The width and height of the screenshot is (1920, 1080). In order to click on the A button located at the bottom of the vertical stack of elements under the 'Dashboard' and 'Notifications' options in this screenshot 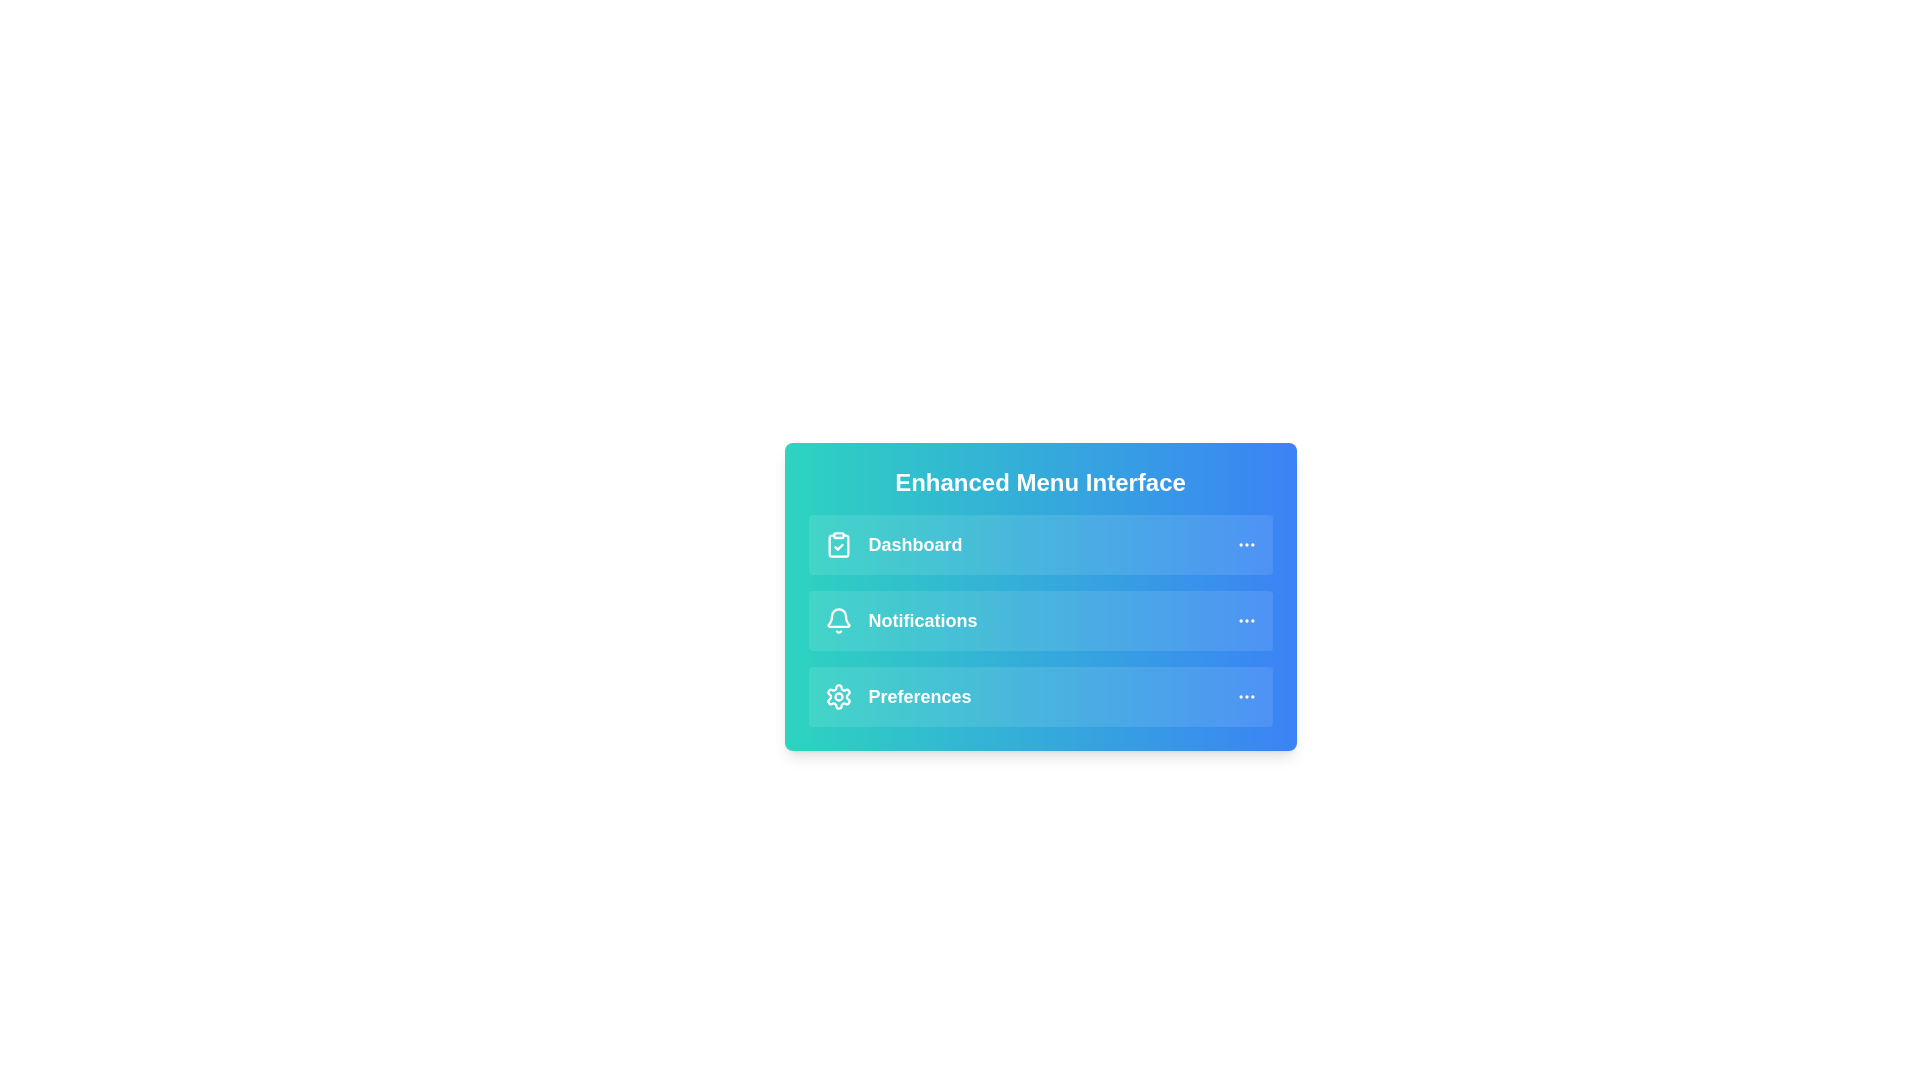, I will do `click(1040, 696)`.